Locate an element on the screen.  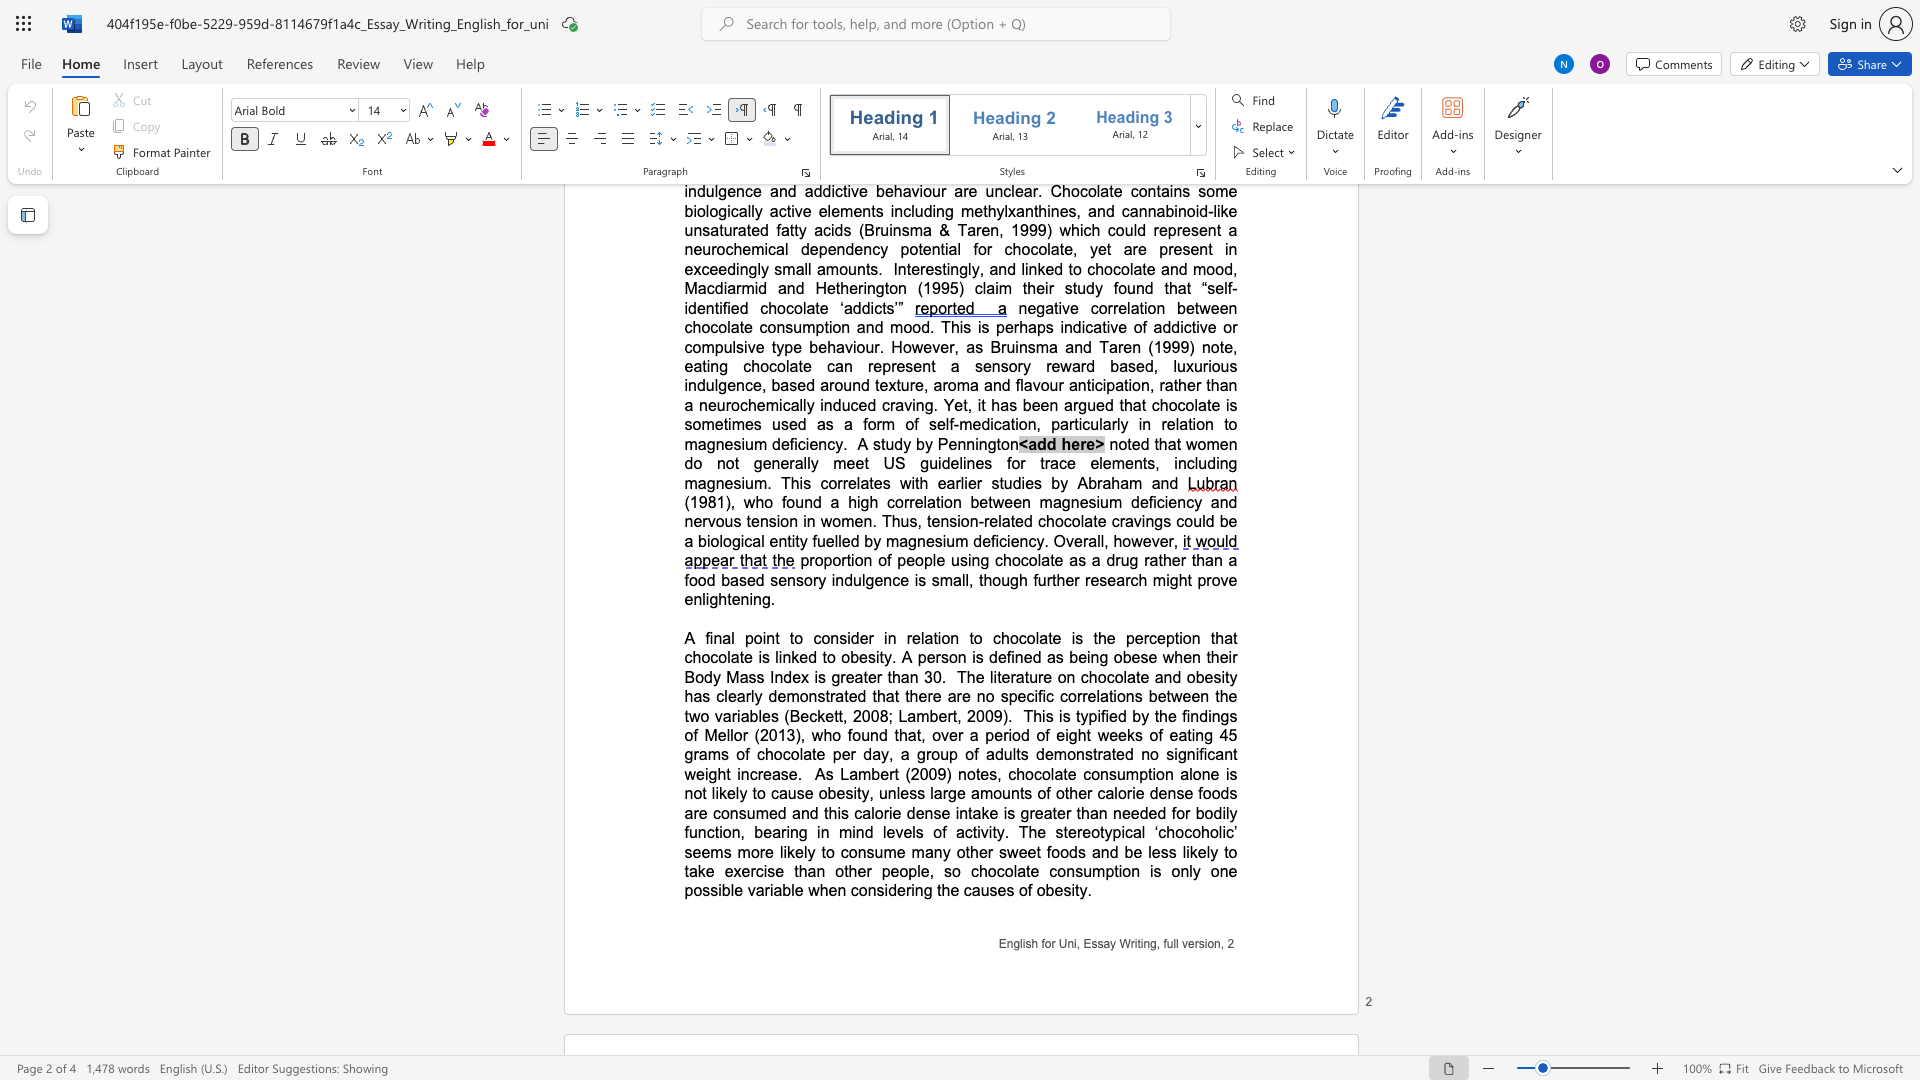
the subset text "Essay Wr" within the text "English for Uni, Essay Writing, full version," is located at coordinates (1082, 944).